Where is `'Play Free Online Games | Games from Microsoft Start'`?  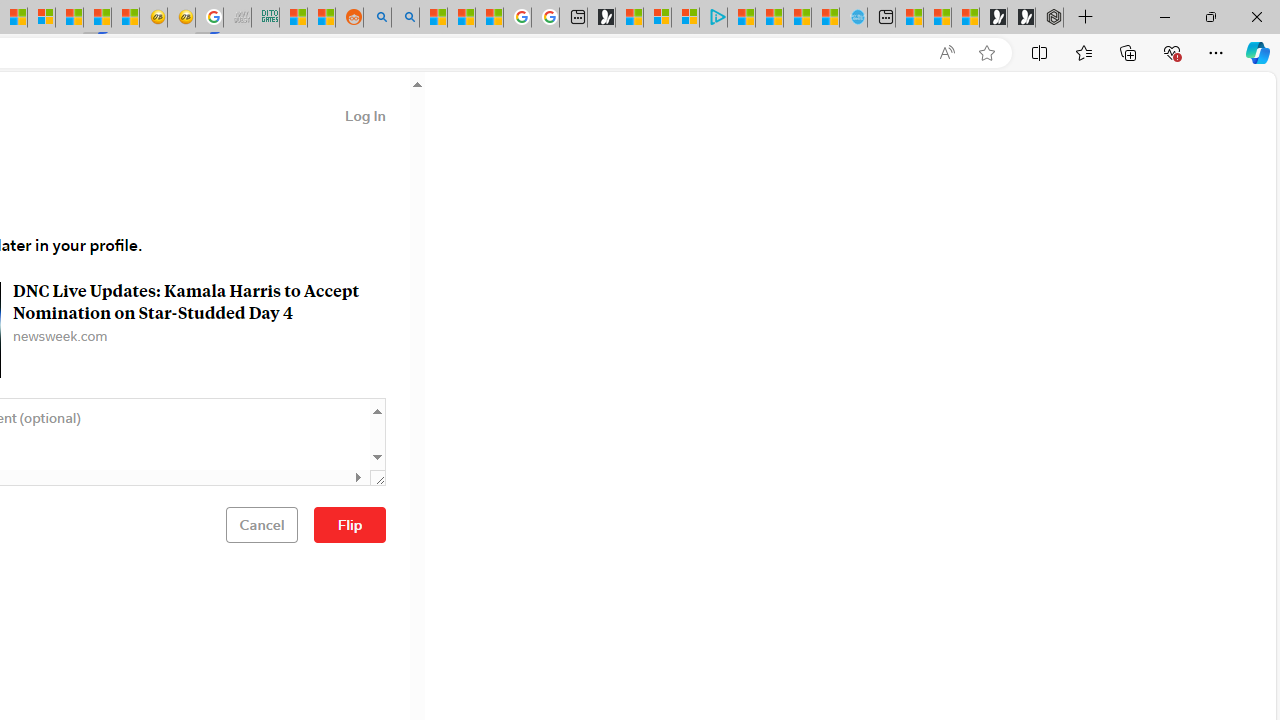 'Play Free Online Games | Games from Microsoft Start' is located at coordinates (1021, 17).